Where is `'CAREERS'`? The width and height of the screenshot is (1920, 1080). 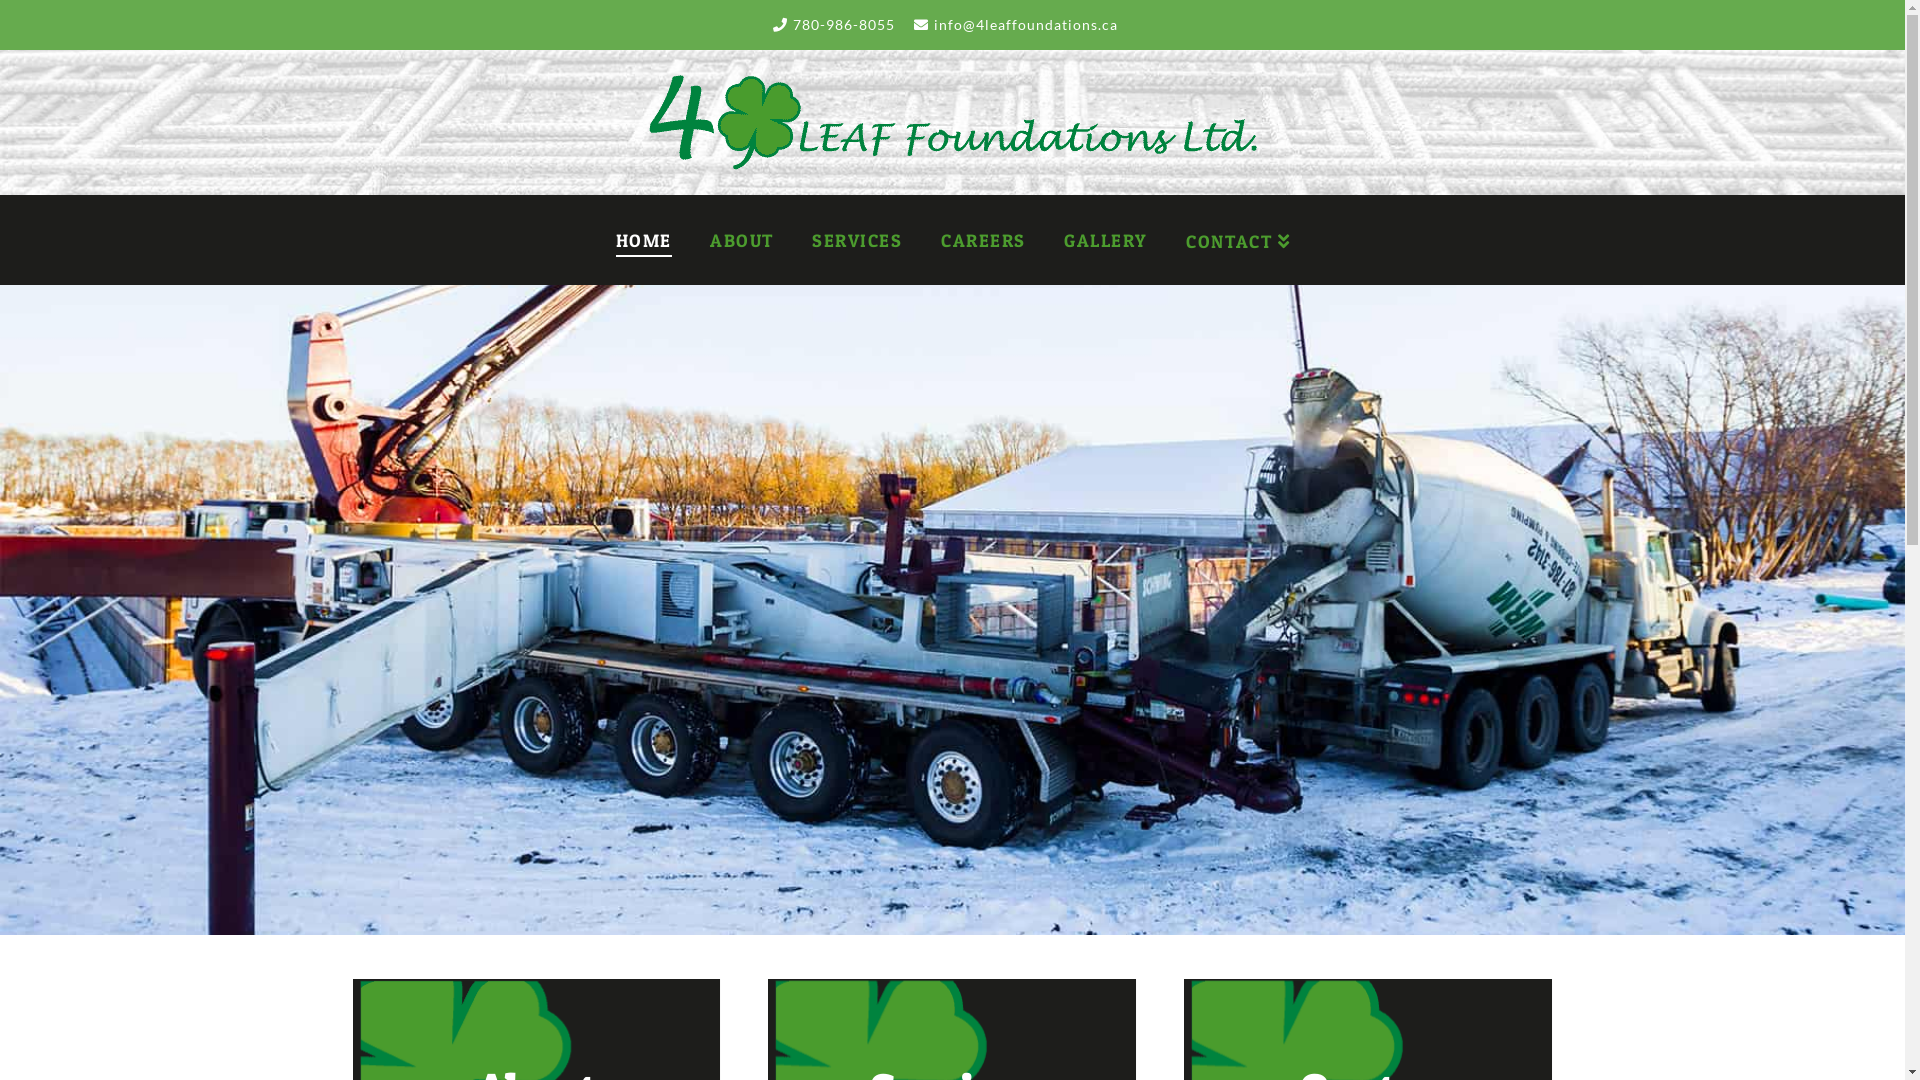
'CAREERS' is located at coordinates (982, 238).